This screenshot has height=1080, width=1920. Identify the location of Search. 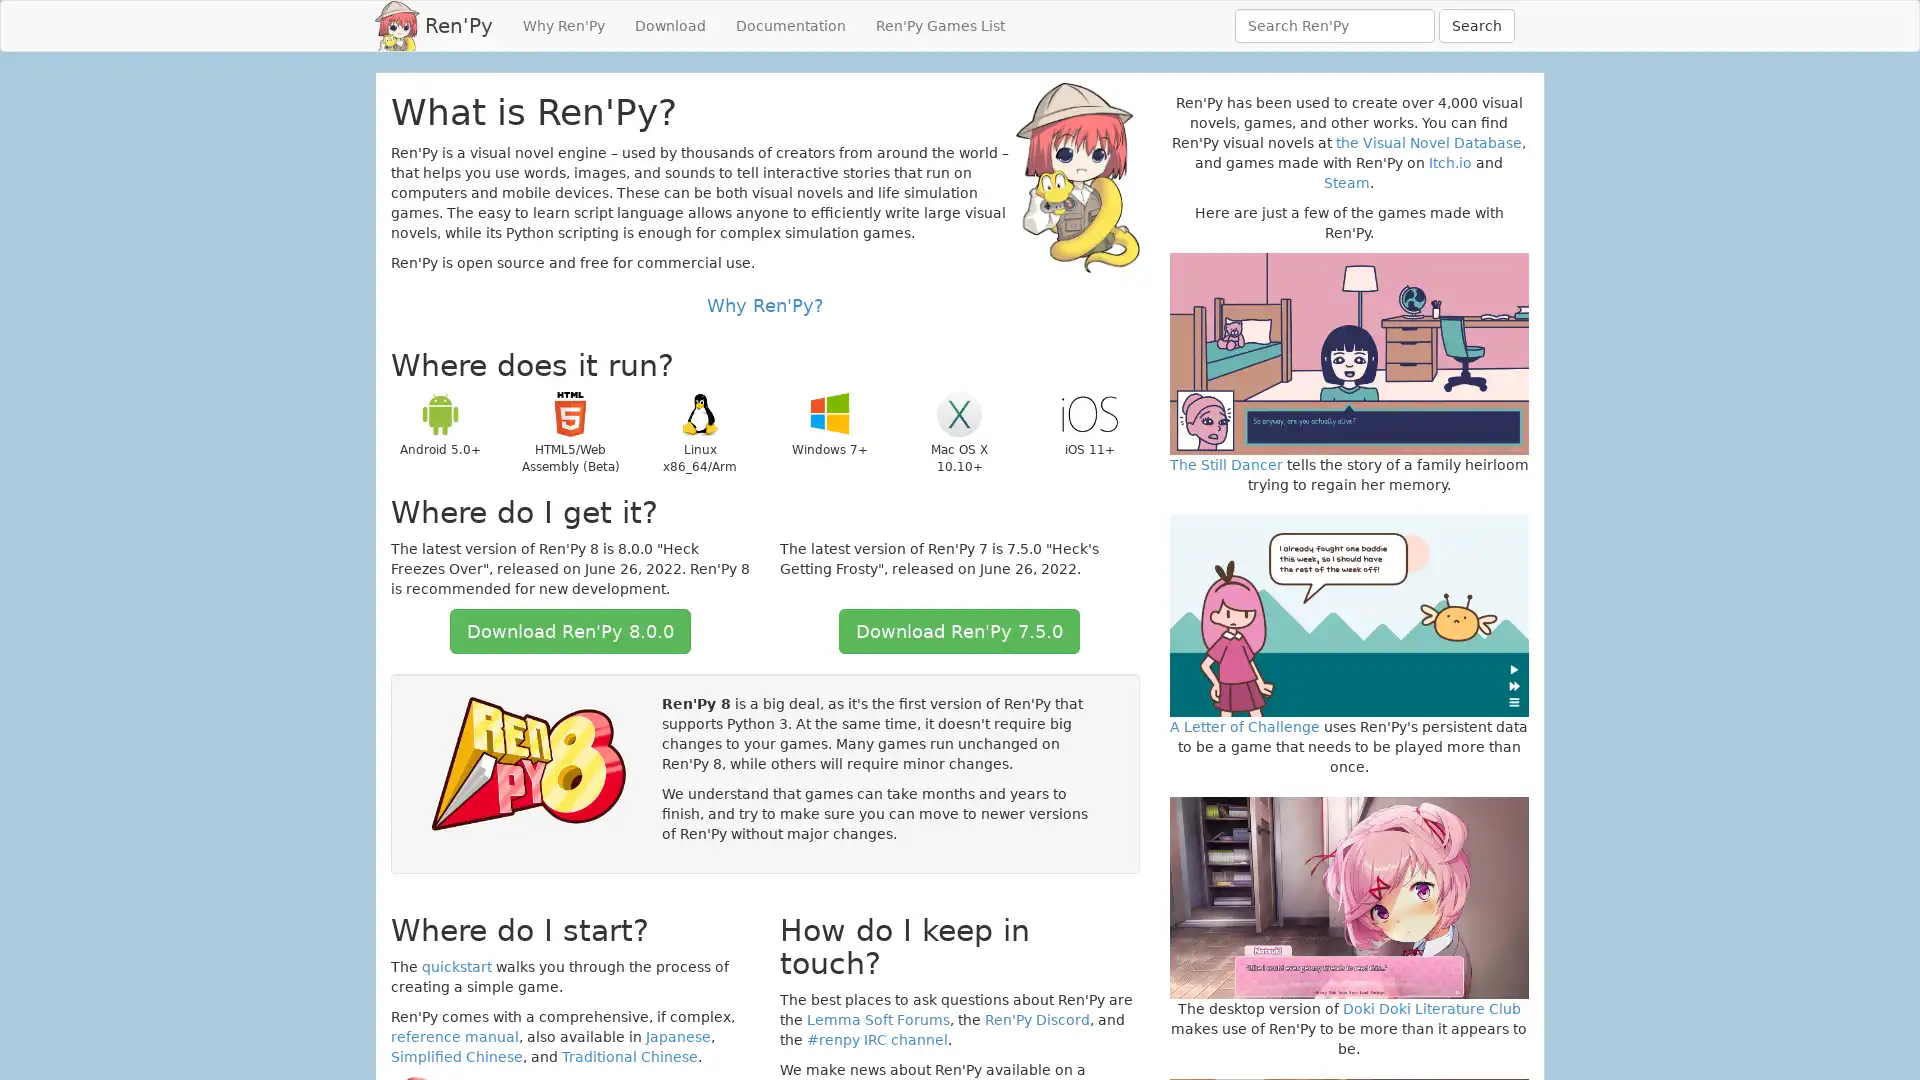
(1477, 26).